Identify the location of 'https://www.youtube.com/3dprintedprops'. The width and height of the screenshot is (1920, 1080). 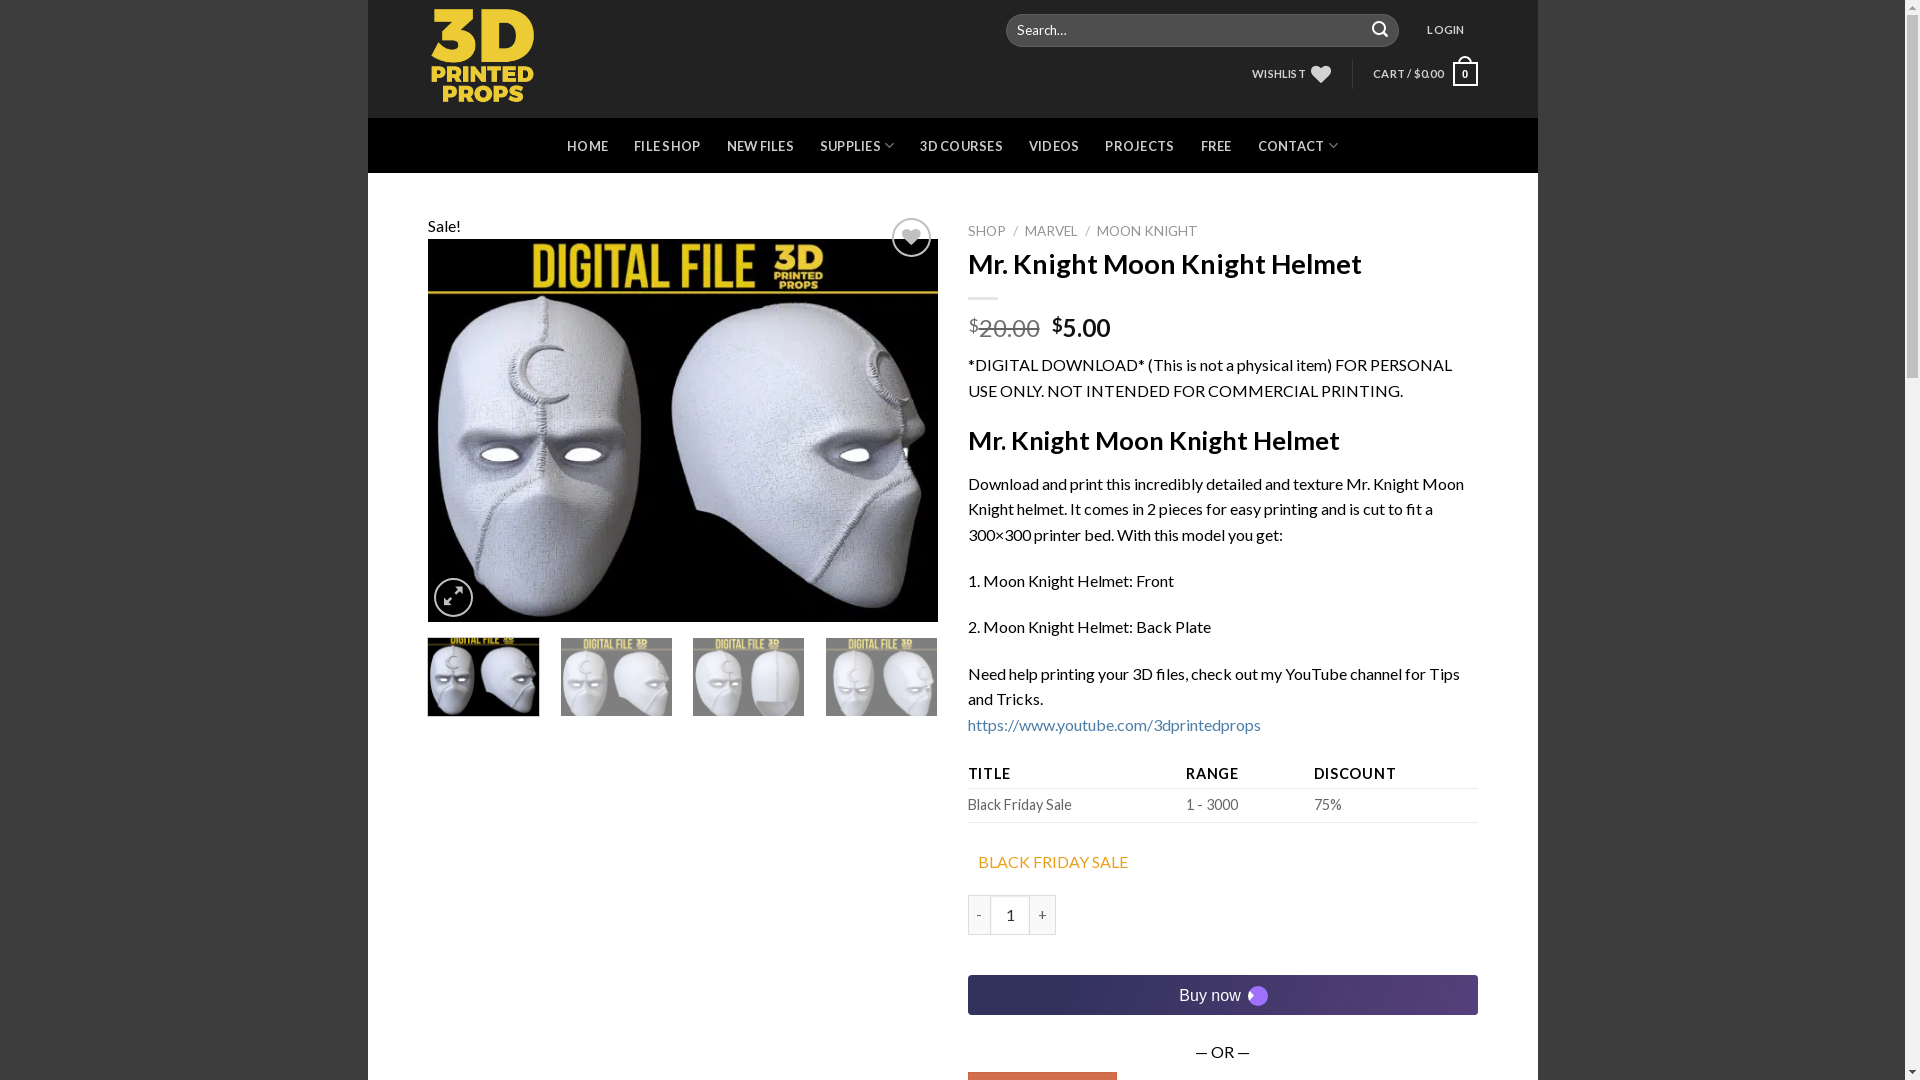
(1113, 724).